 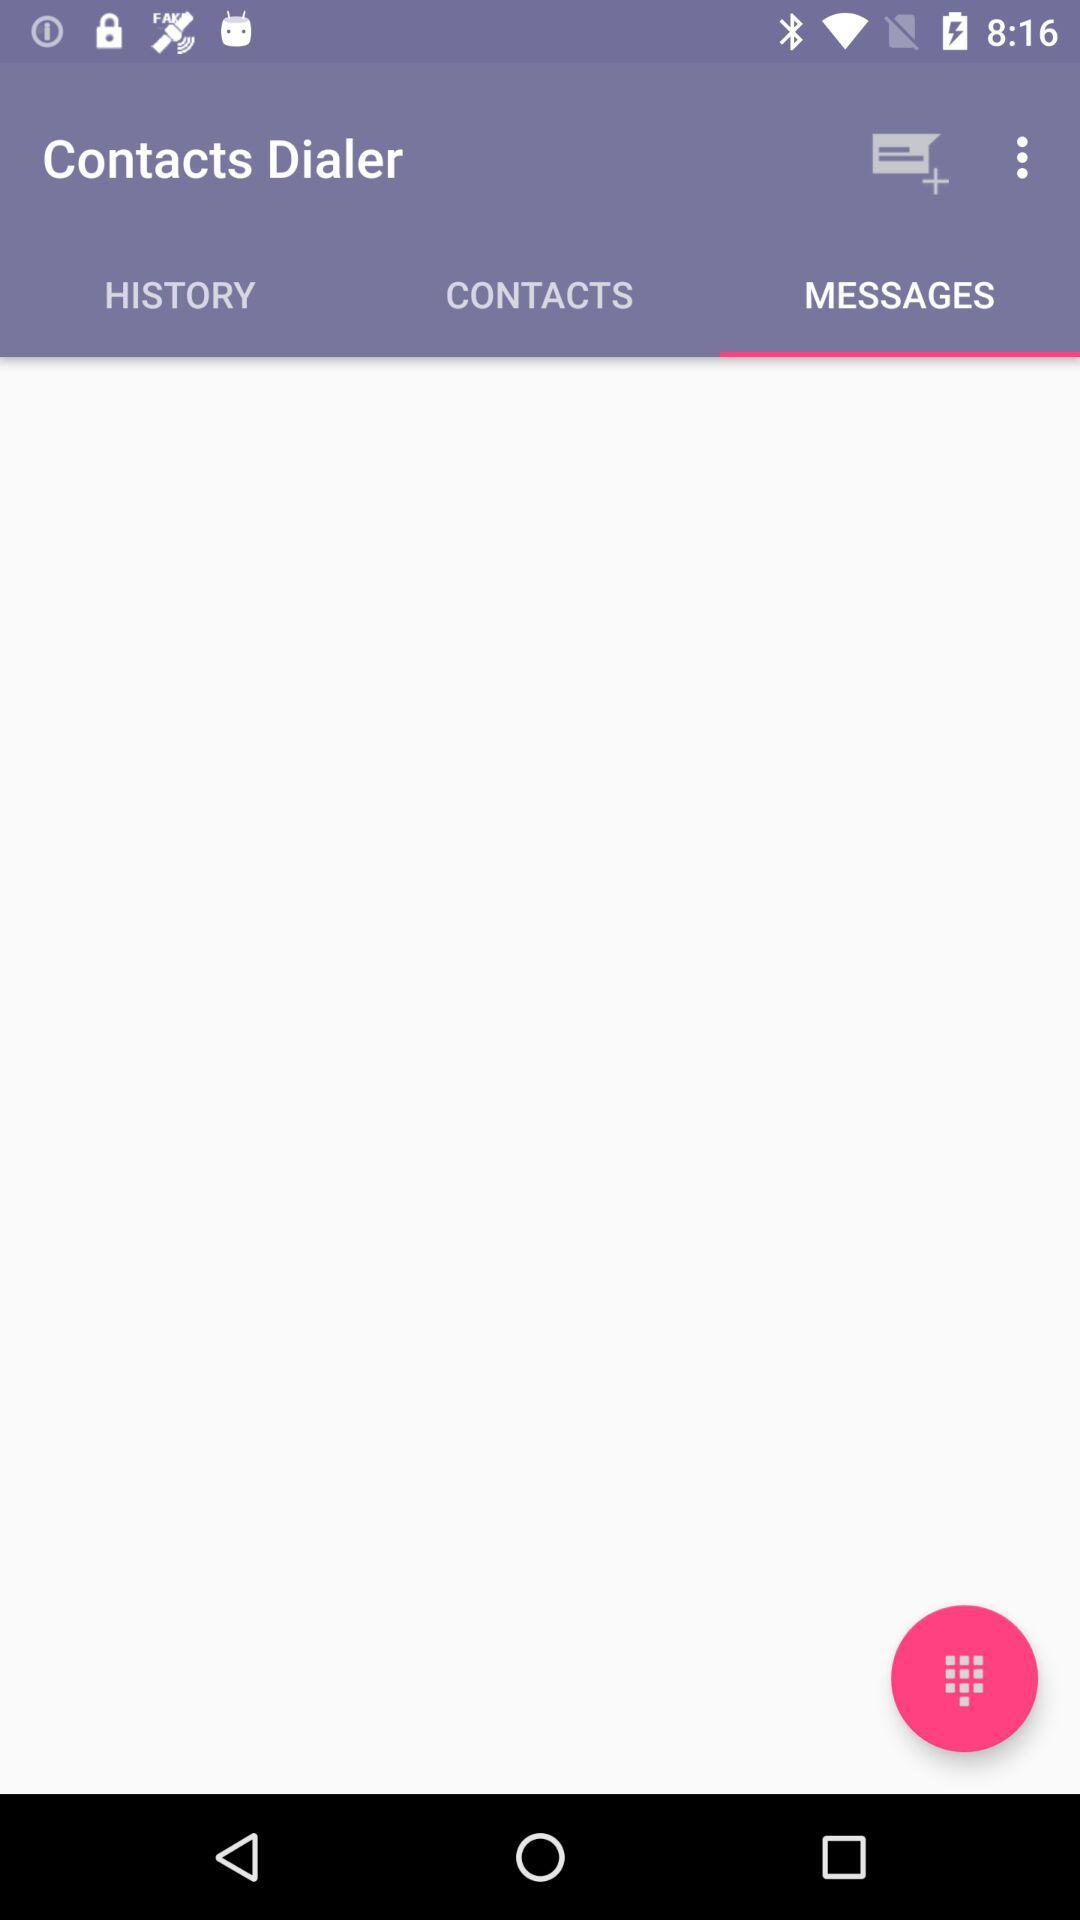 I want to click on the dialpad icon, so click(x=963, y=1678).